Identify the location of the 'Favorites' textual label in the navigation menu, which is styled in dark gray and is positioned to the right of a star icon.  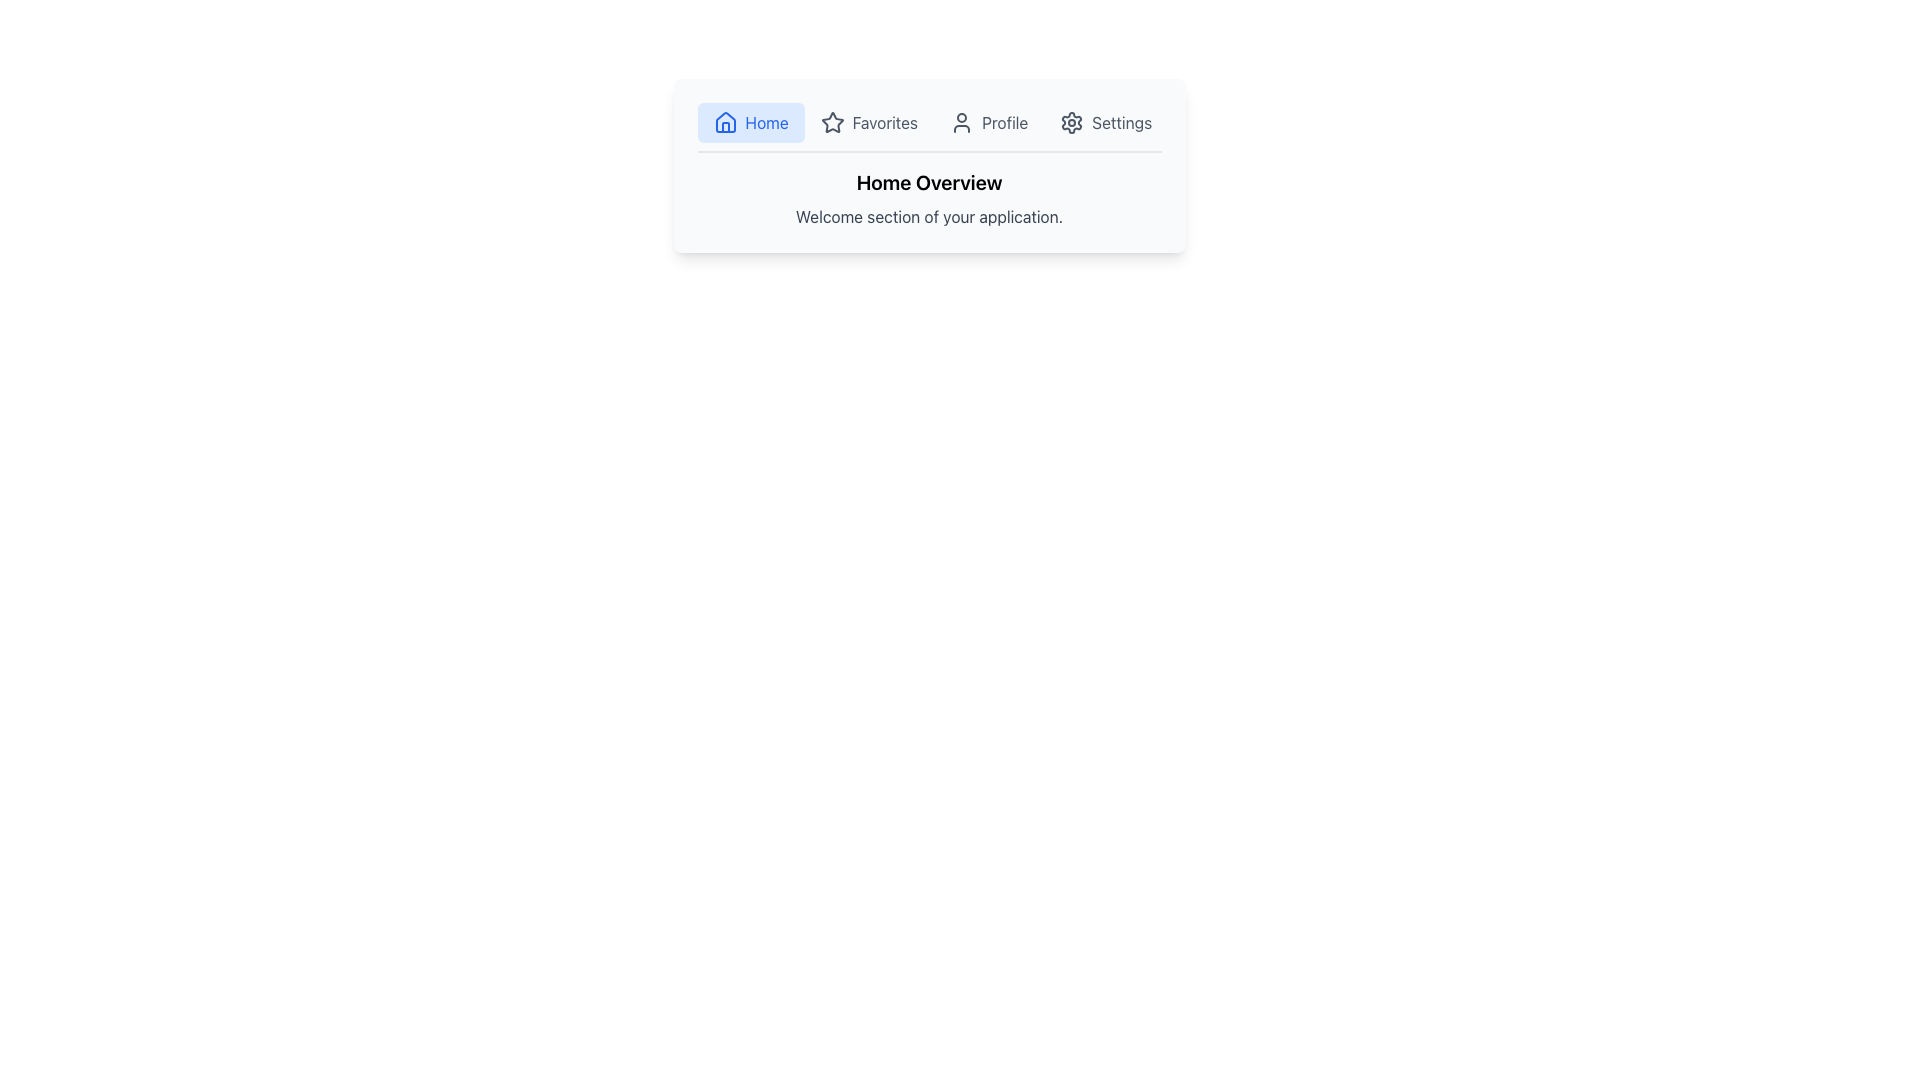
(884, 123).